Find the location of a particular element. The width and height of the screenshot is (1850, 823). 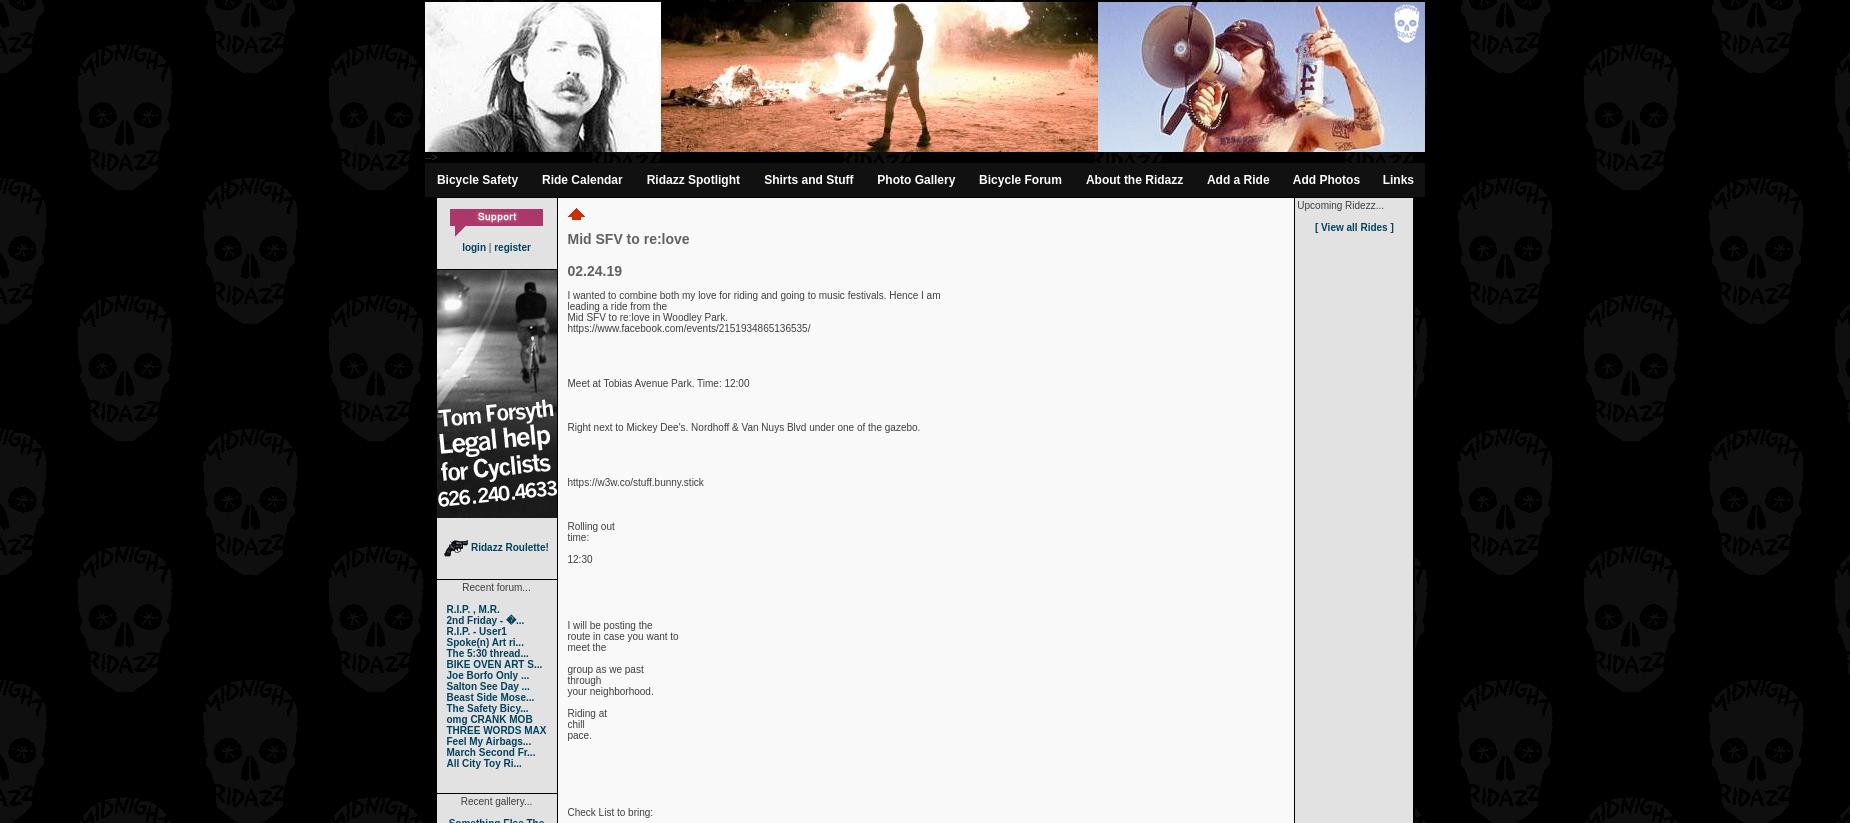

'time:' is located at coordinates (577, 536).